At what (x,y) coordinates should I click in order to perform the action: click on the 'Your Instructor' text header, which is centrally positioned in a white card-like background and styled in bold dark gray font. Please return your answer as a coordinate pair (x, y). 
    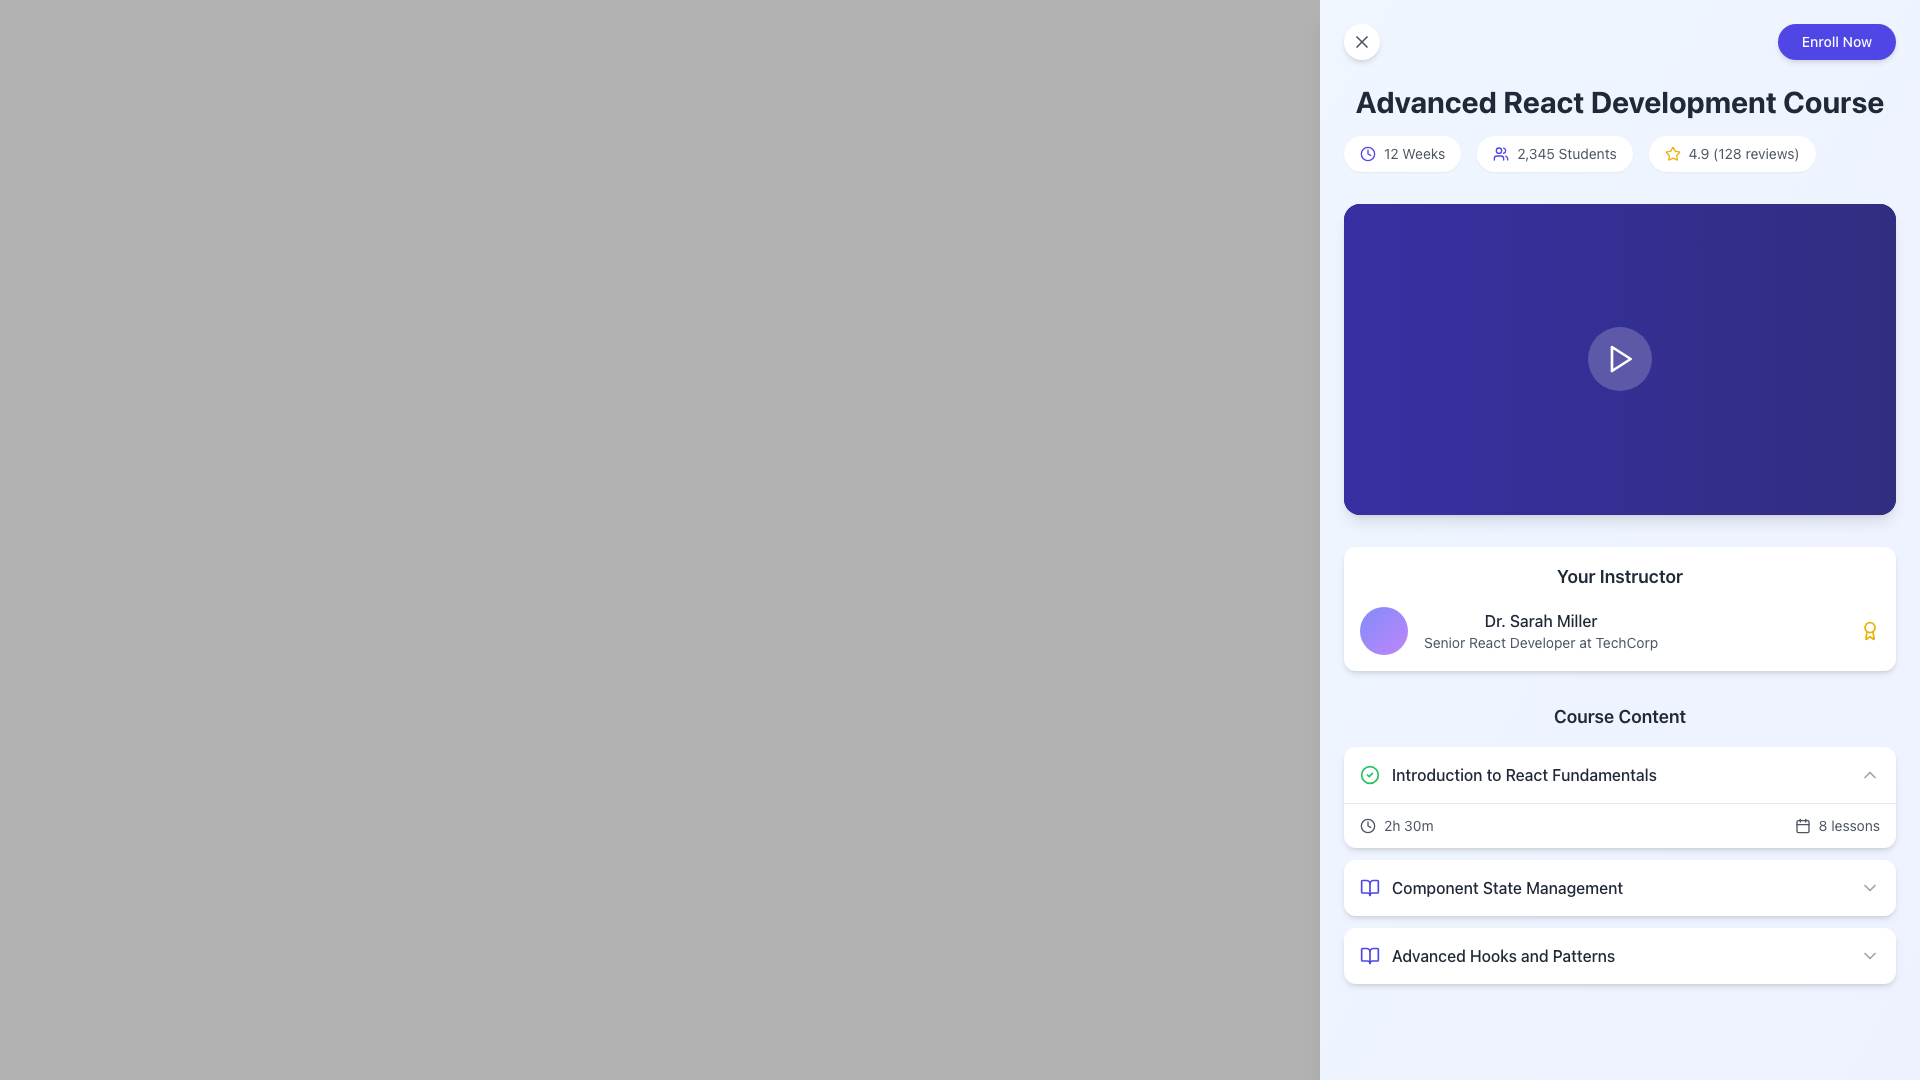
    Looking at the image, I should click on (1620, 576).